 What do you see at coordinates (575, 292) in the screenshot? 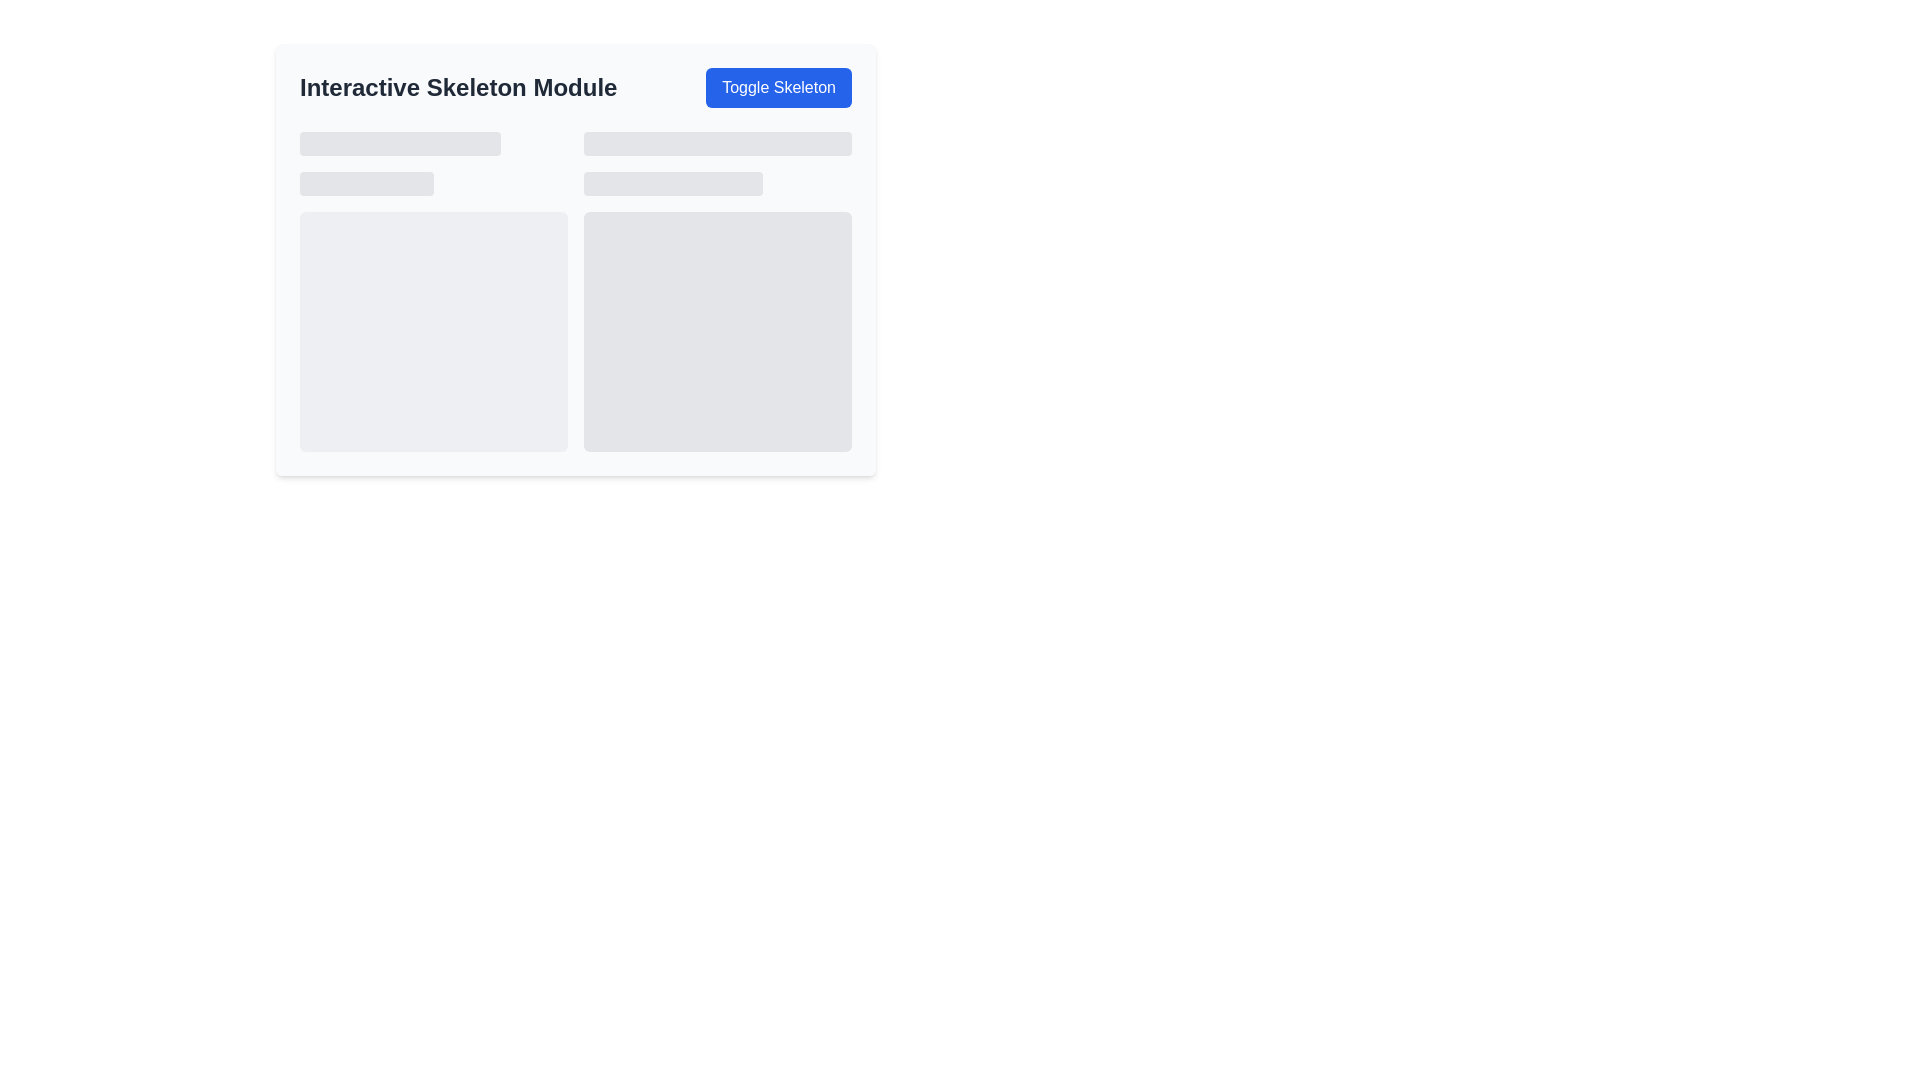
I see `the grid layout containing placeholder elements styled as rectangular blocks with rounded corners and a gray background, located directly below the title 'Interactive Skeleton Module' and the 'Toggle Skeleton' button` at bounding box center [575, 292].